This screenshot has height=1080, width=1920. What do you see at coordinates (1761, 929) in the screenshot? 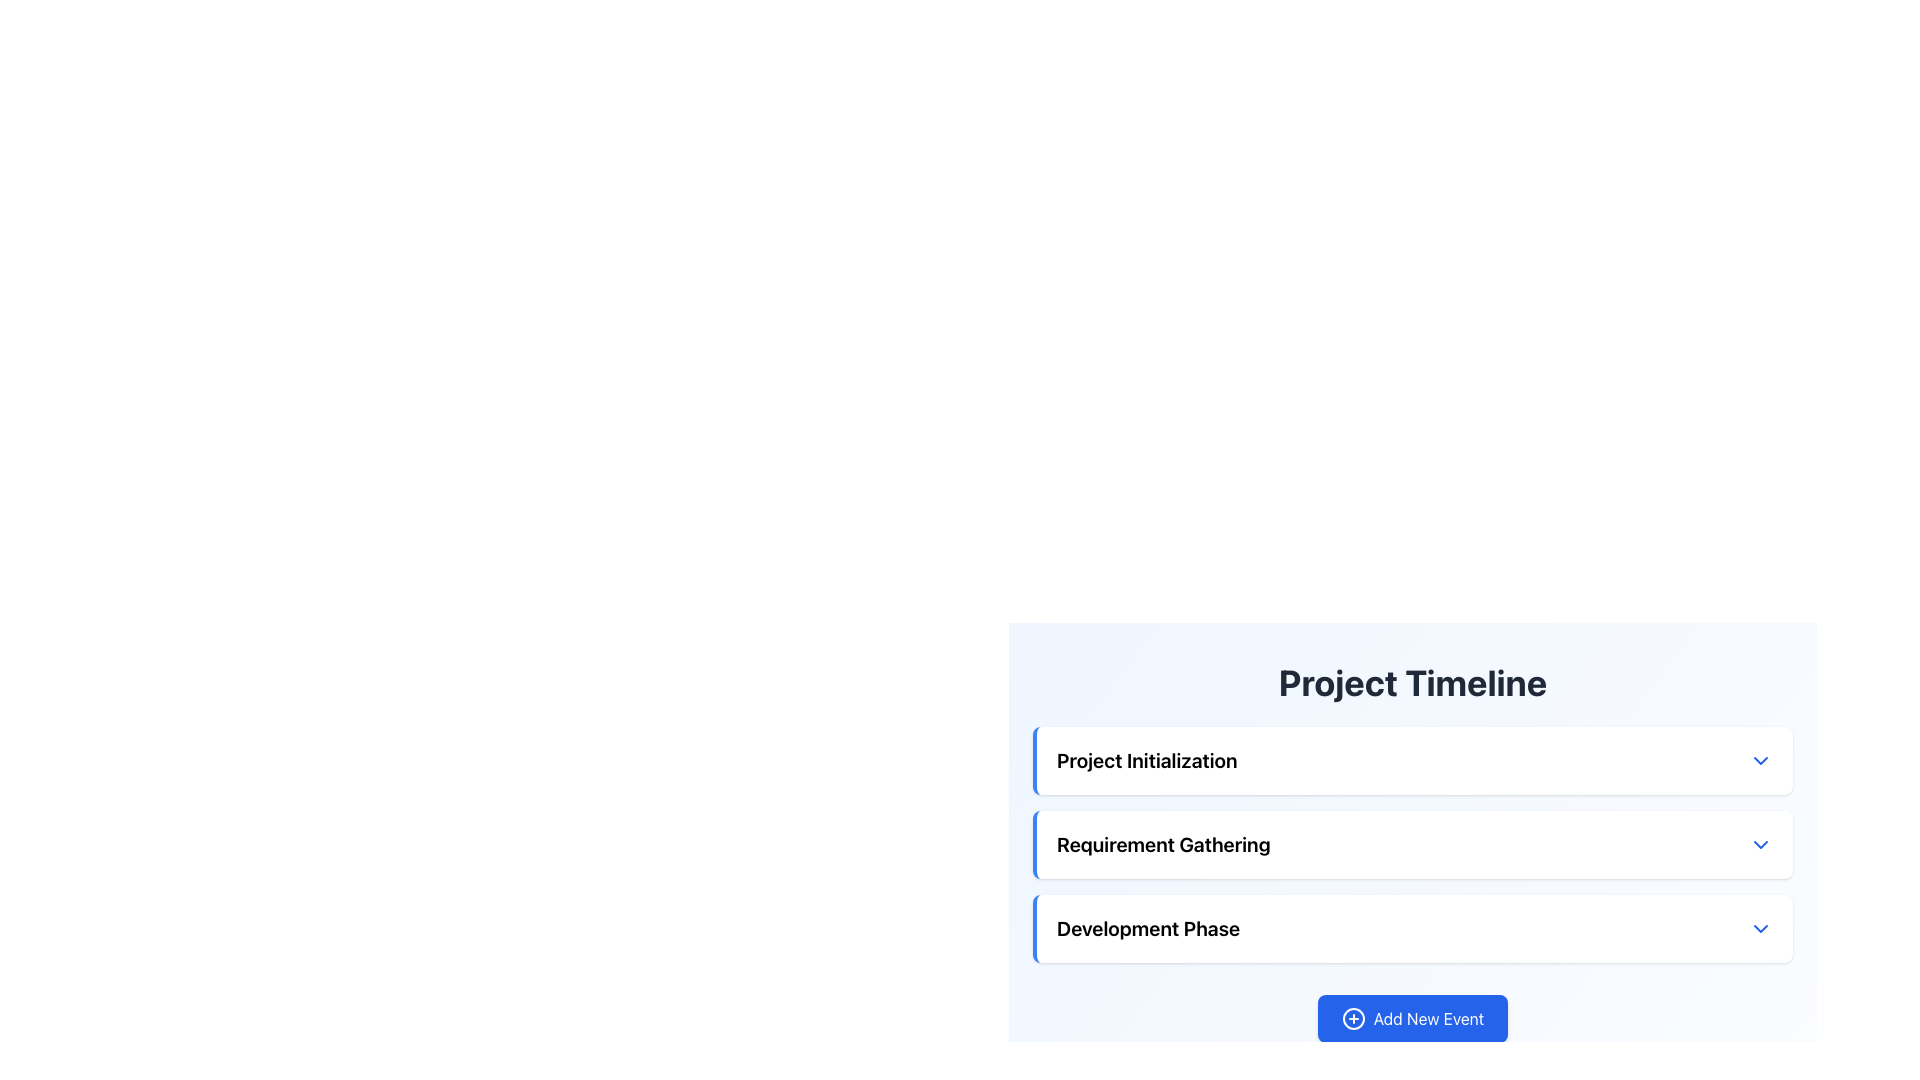
I see `the dropdown toggle icon located at the far right of the 'Development Phase' section` at bounding box center [1761, 929].